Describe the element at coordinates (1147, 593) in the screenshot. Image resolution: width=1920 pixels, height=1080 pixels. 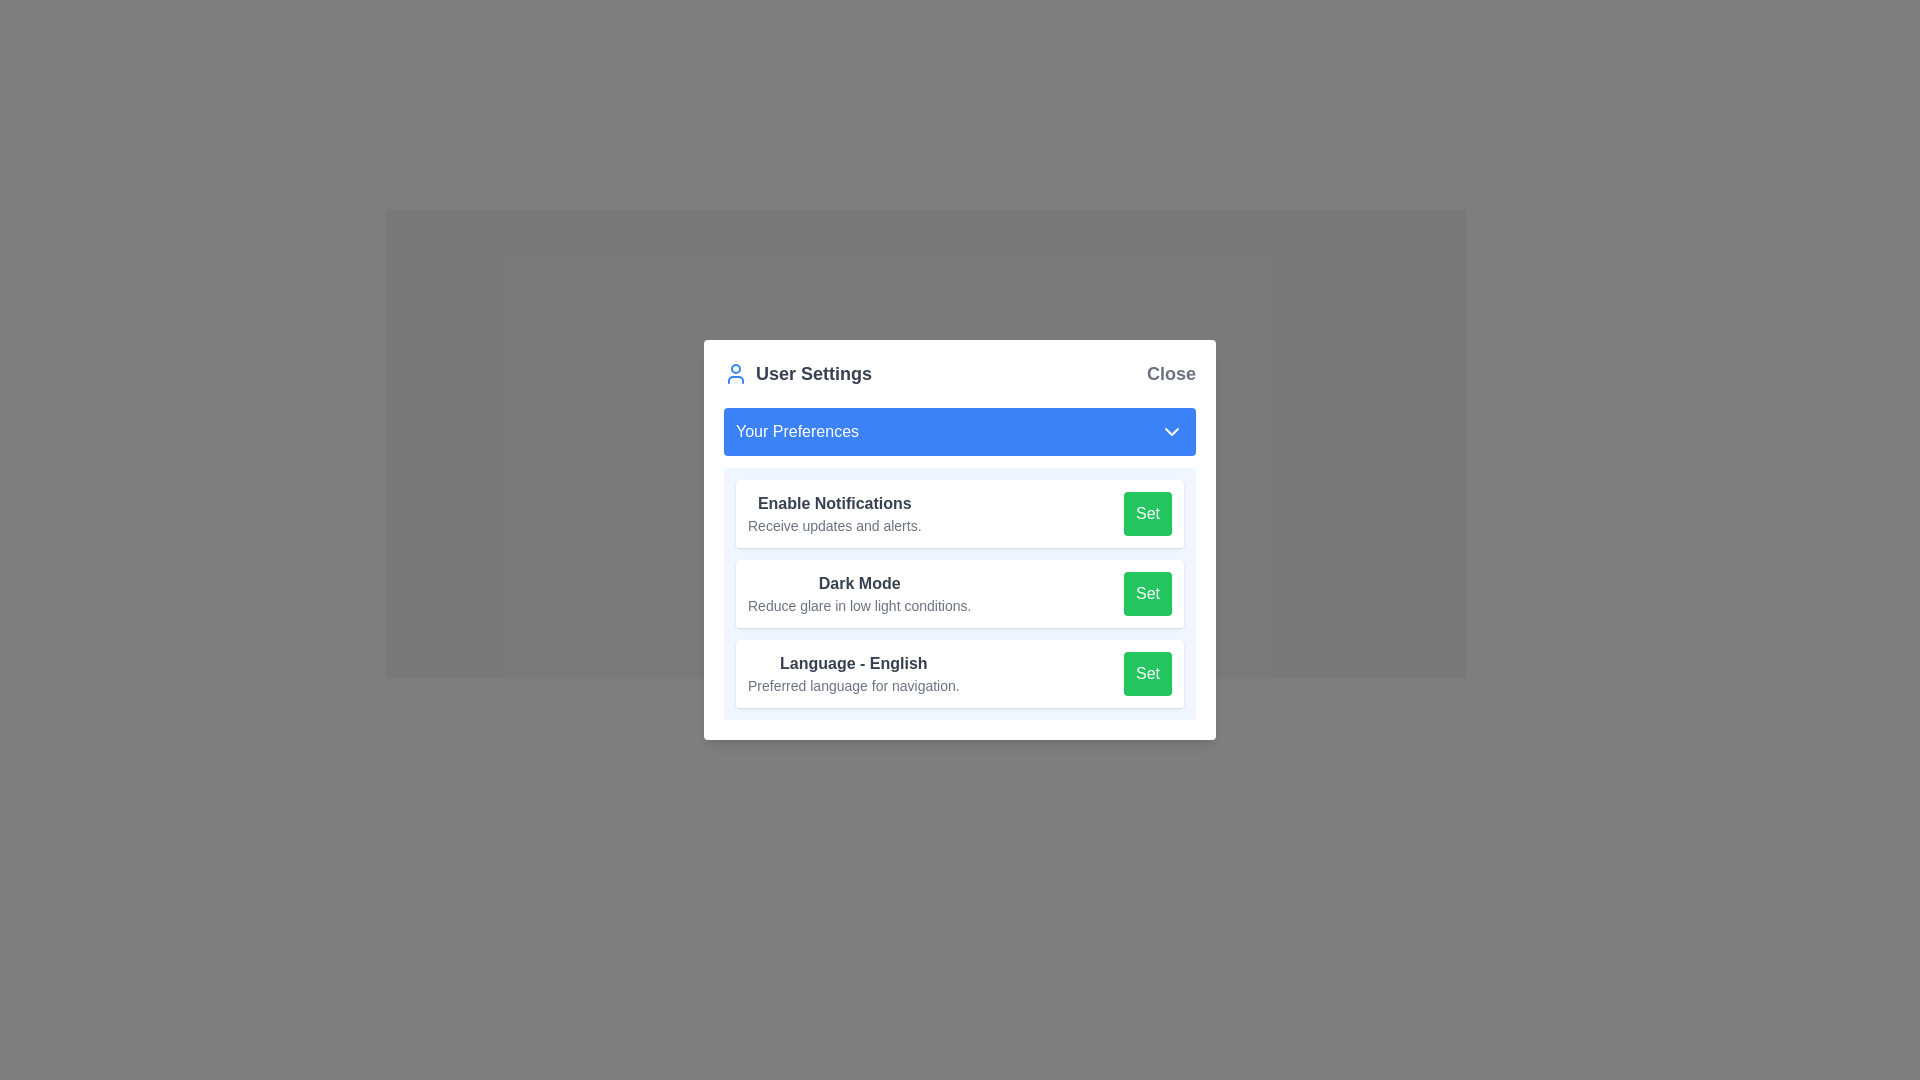
I see `the 'Dark Mode' button located to the right of the 'Dark Mode' section` at that location.